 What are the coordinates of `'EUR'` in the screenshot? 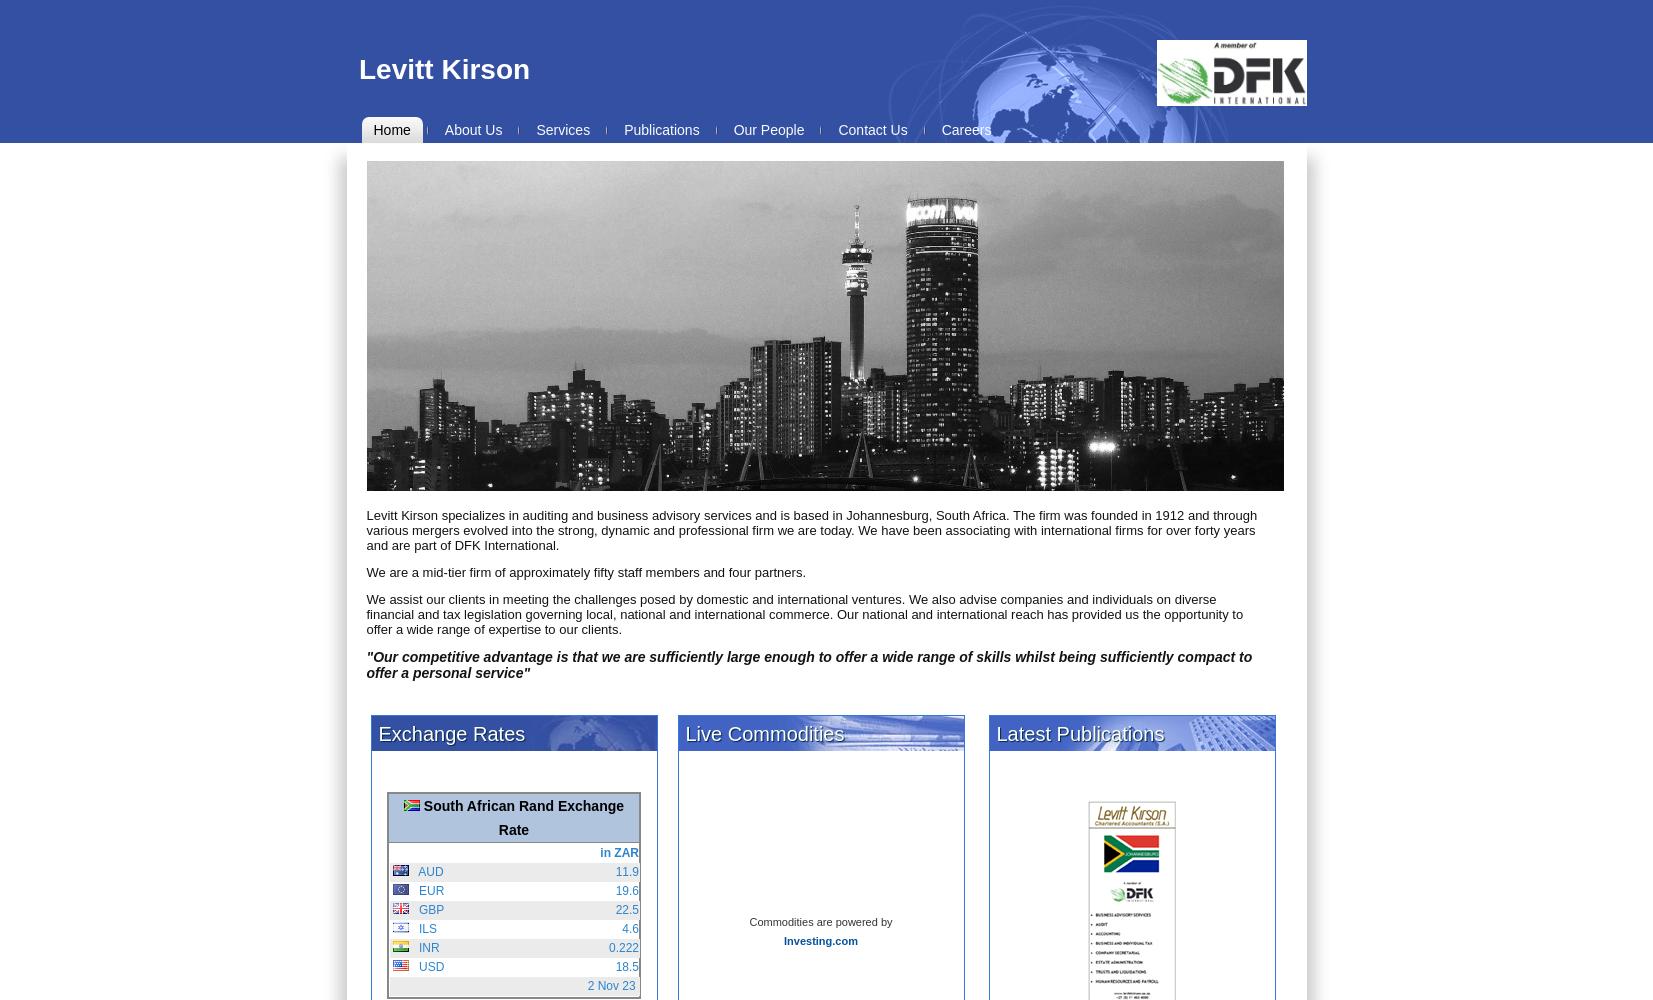 It's located at (425, 891).